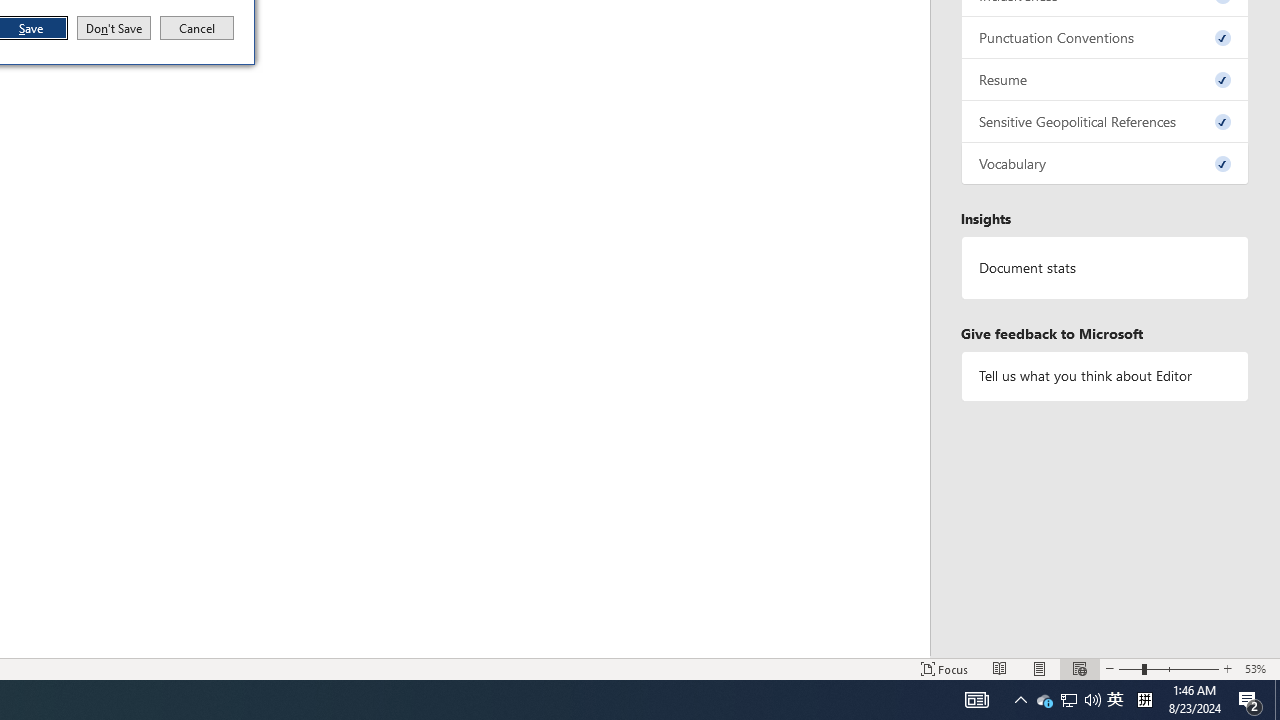 The height and width of the screenshot is (720, 1280). I want to click on 'Zoom 53%', so click(1257, 669).